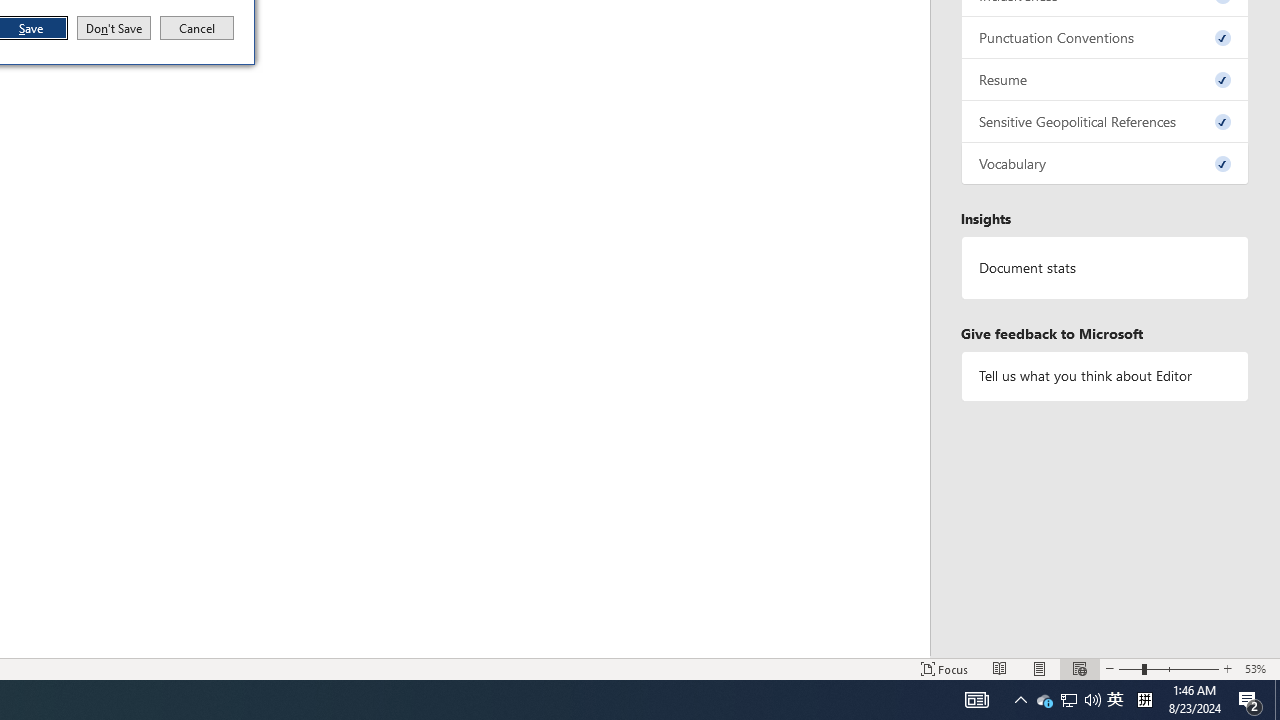 The height and width of the screenshot is (720, 1280). I want to click on 'Zoom 53%', so click(1257, 669).